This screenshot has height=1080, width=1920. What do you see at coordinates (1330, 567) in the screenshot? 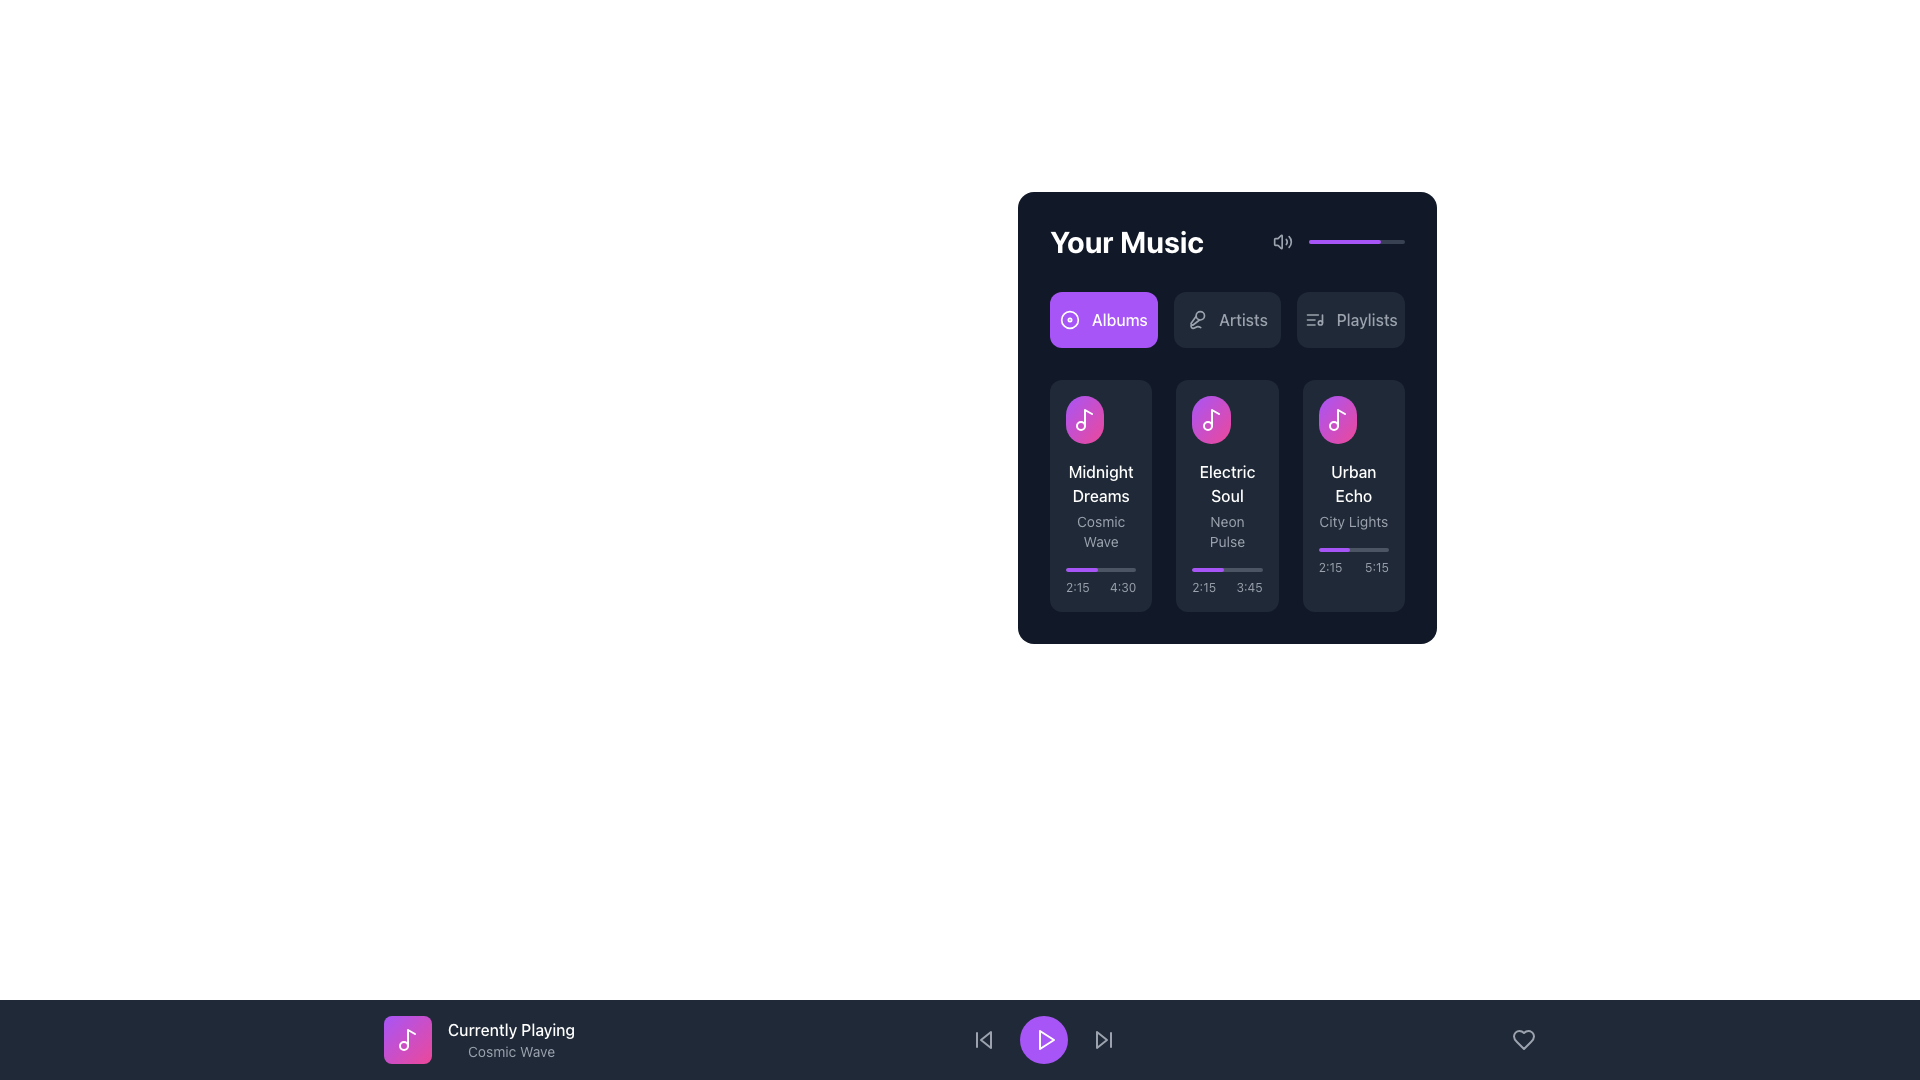
I see `the static text label displaying the current playback time of the audio track, located at the bottom left of the 'Urban Echo' music card, slightly below the progress bar` at bounding box center [1330, 567].